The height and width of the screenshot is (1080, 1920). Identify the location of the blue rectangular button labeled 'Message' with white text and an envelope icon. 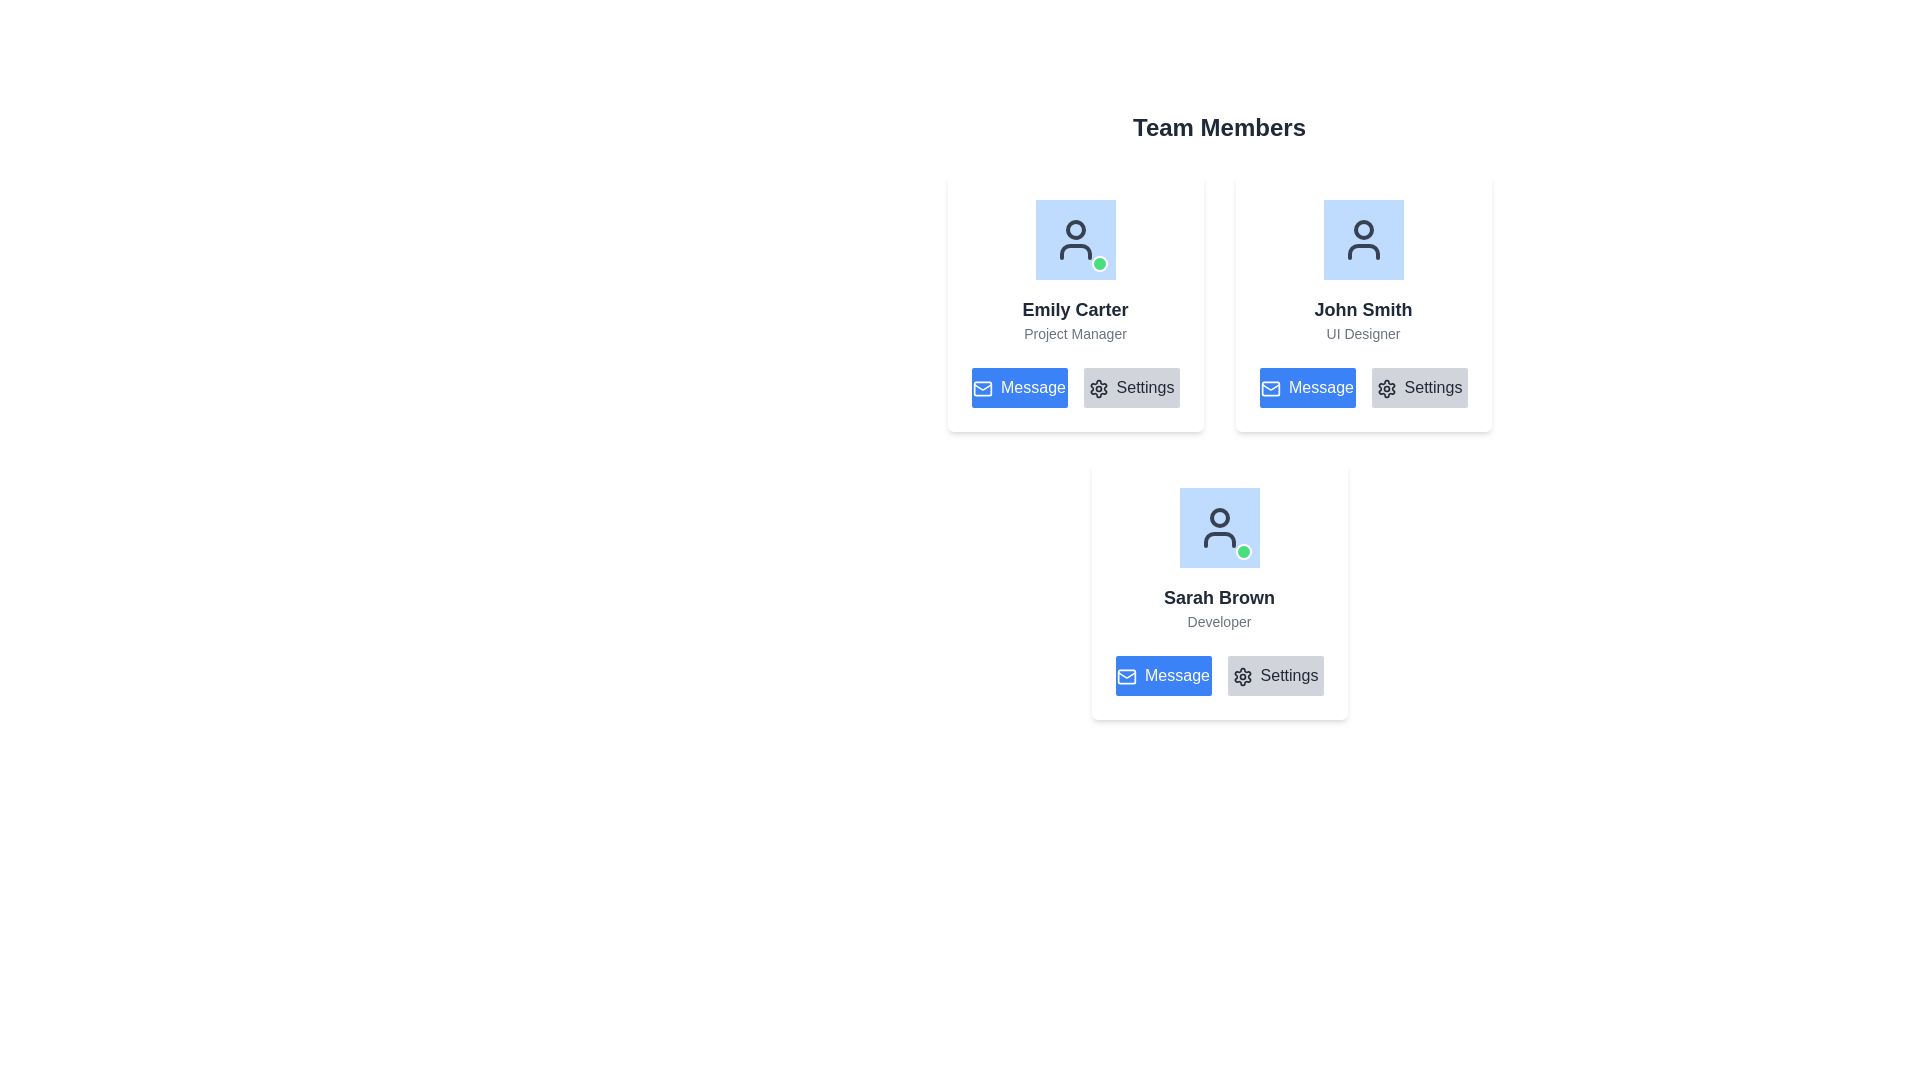
(1307, 388).